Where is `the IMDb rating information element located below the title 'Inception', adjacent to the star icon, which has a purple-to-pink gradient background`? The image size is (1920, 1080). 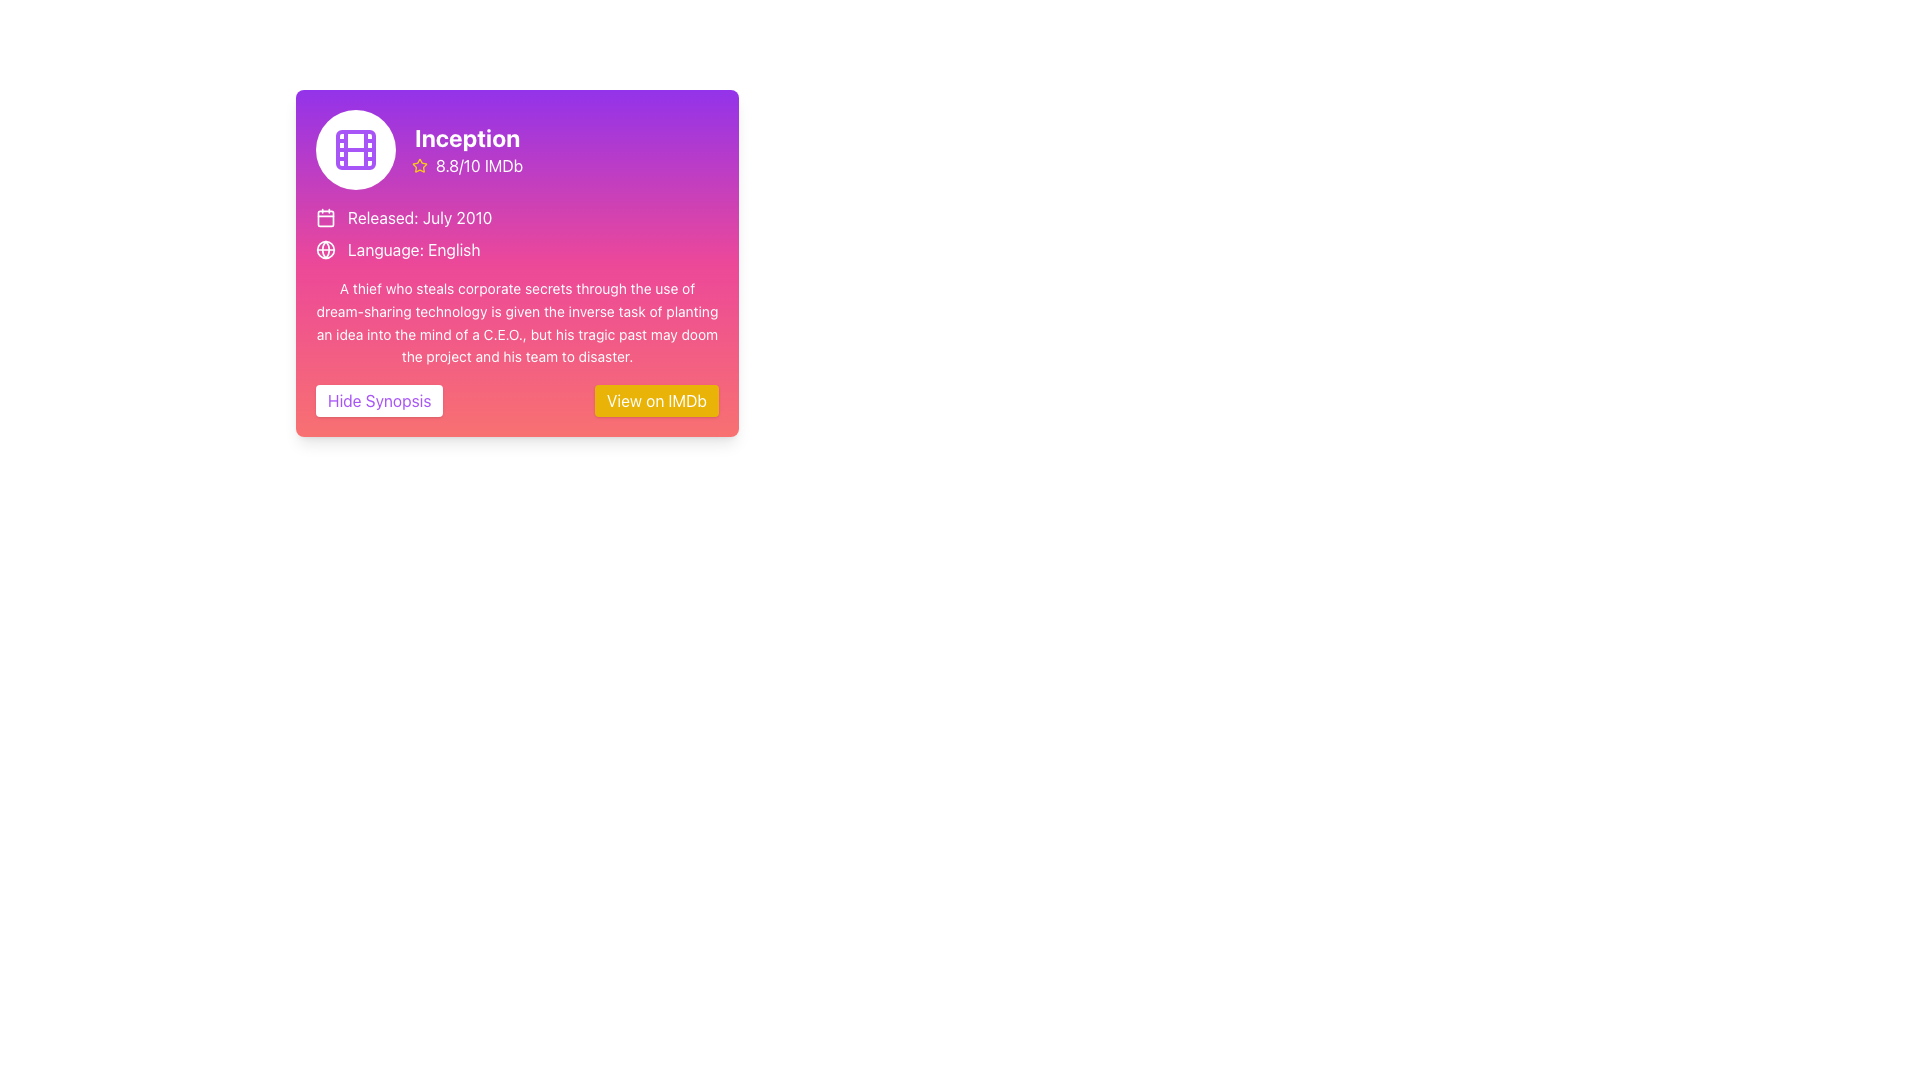 the IMDb rating information element located below the title 'Inception', adjacent to the star icon, which has a purple-to-pink gradient background is located at coordinates (466, 164).